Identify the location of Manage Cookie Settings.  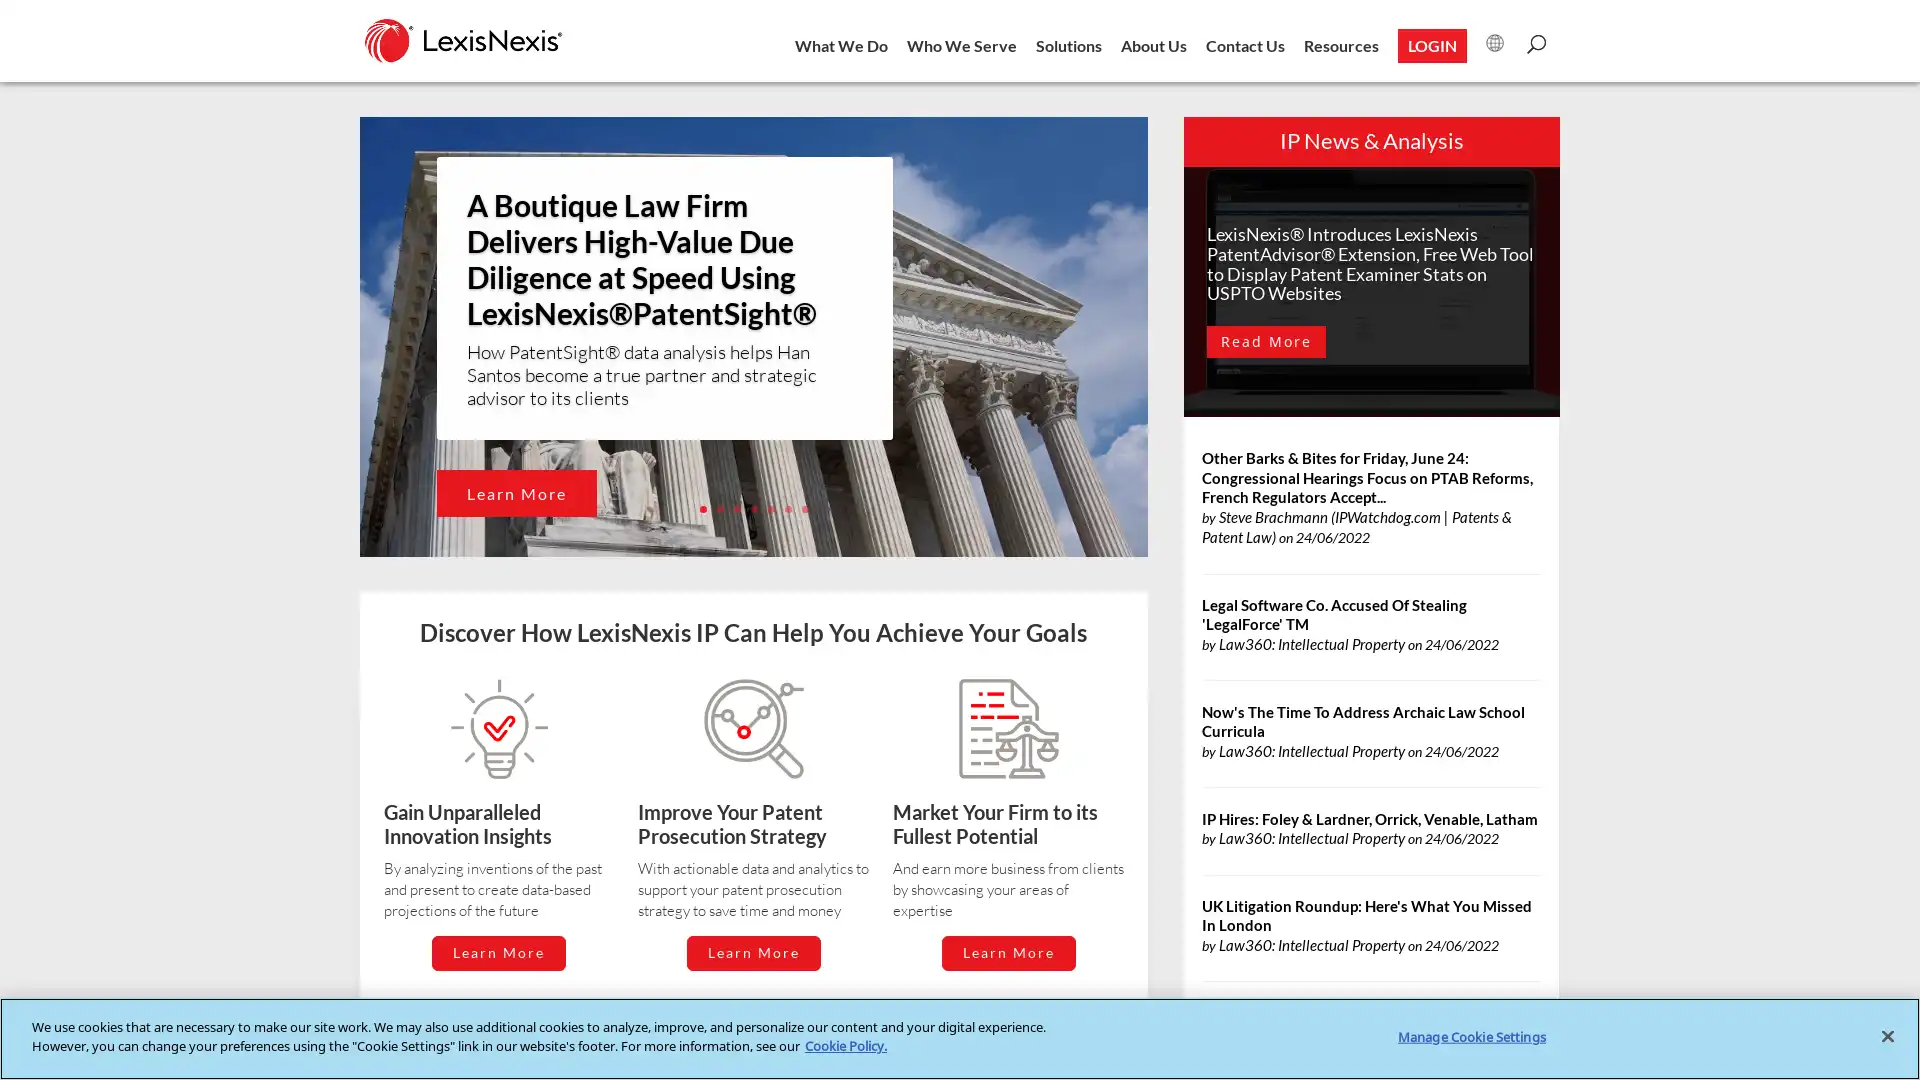
(1470, 1036).